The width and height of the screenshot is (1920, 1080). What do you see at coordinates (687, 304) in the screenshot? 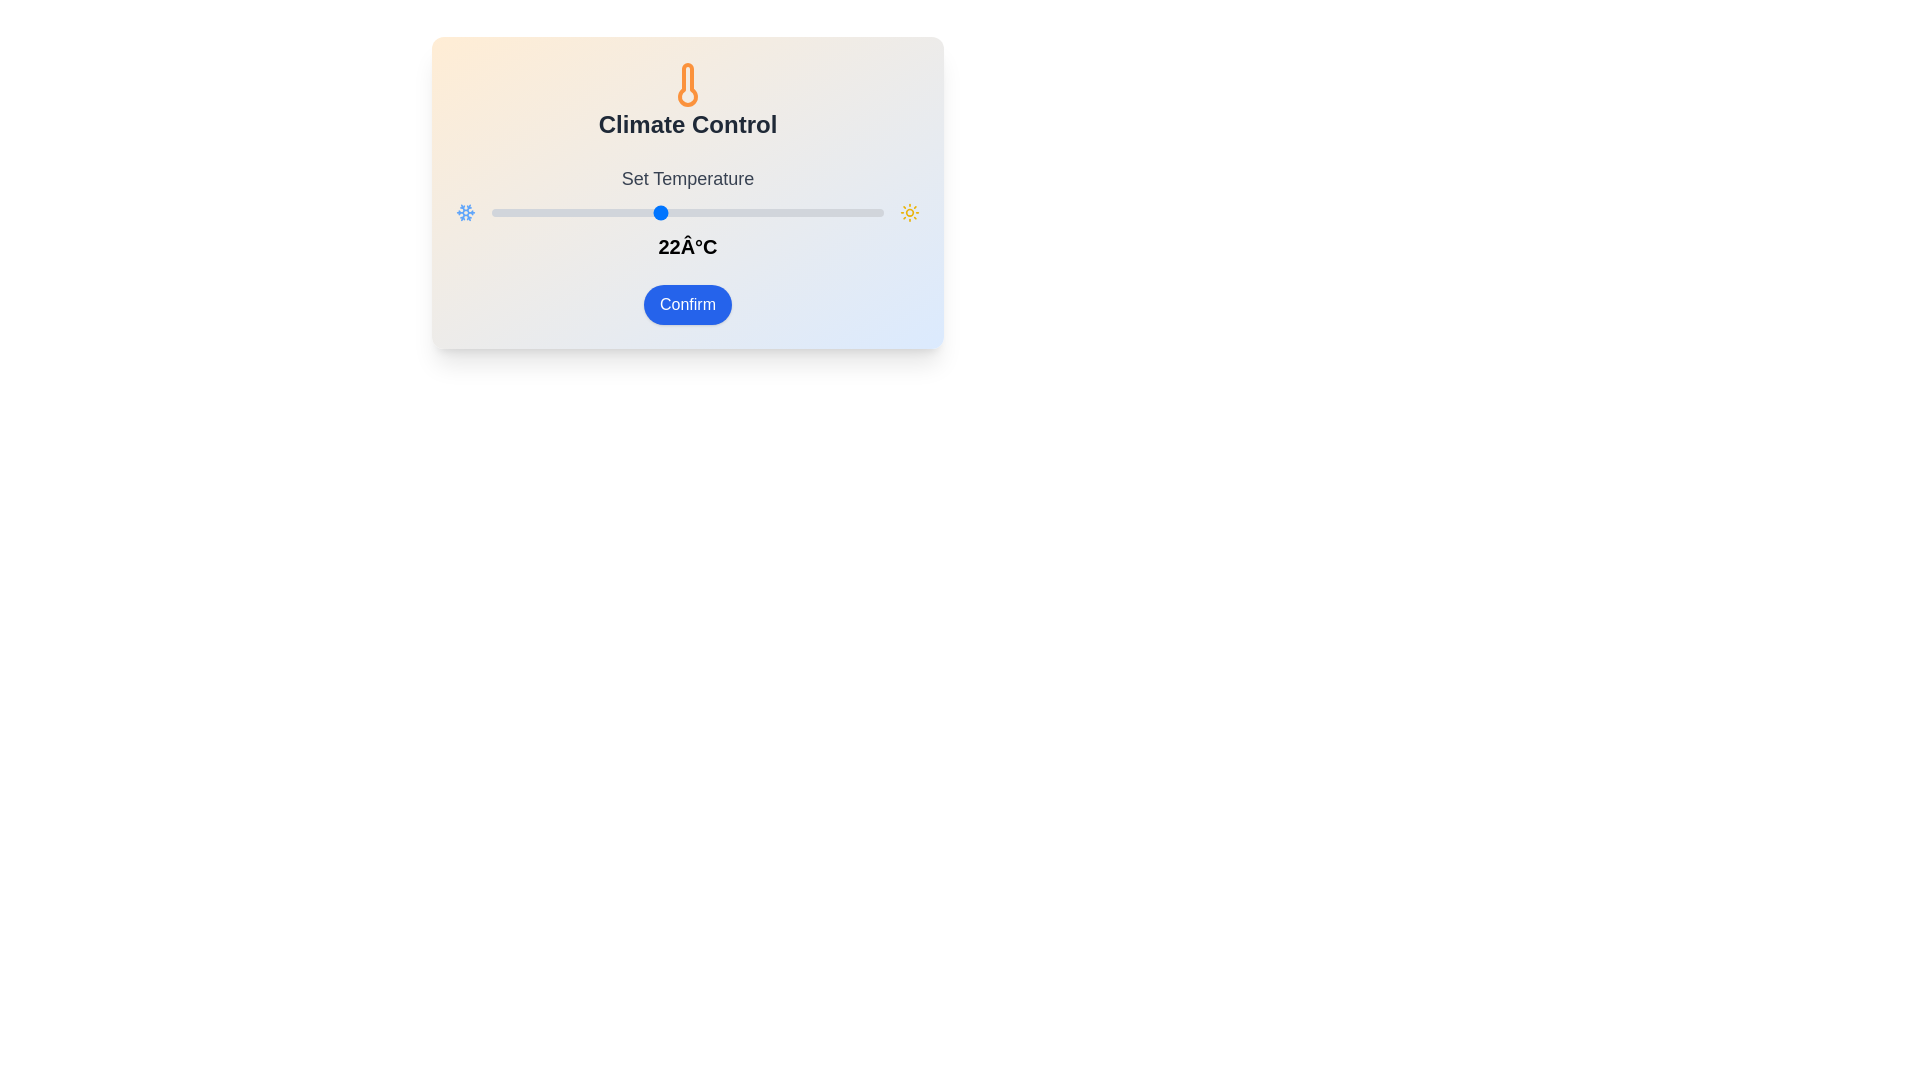
I see `confirm button to finalize the temperature setting` at bounding box center [687, 304].